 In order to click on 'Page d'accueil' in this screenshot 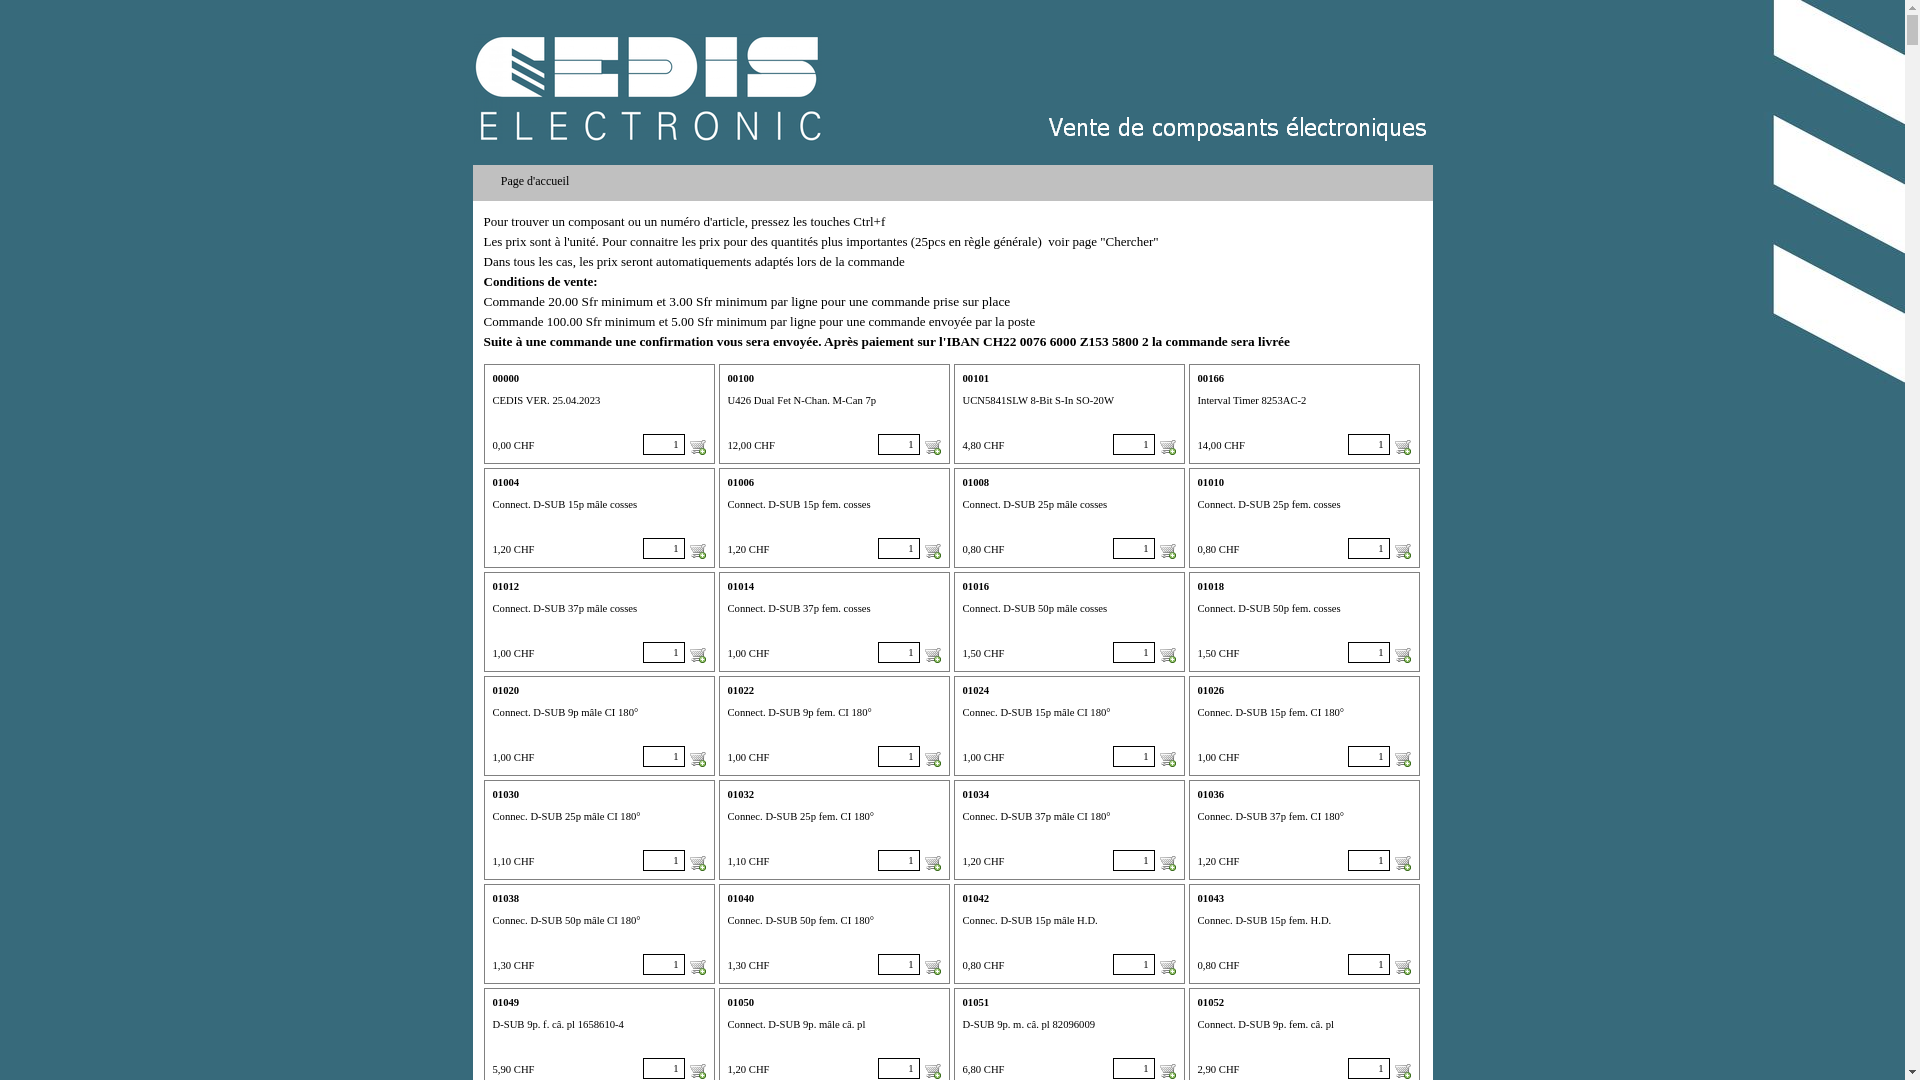, I will do `click(477, 181)`.